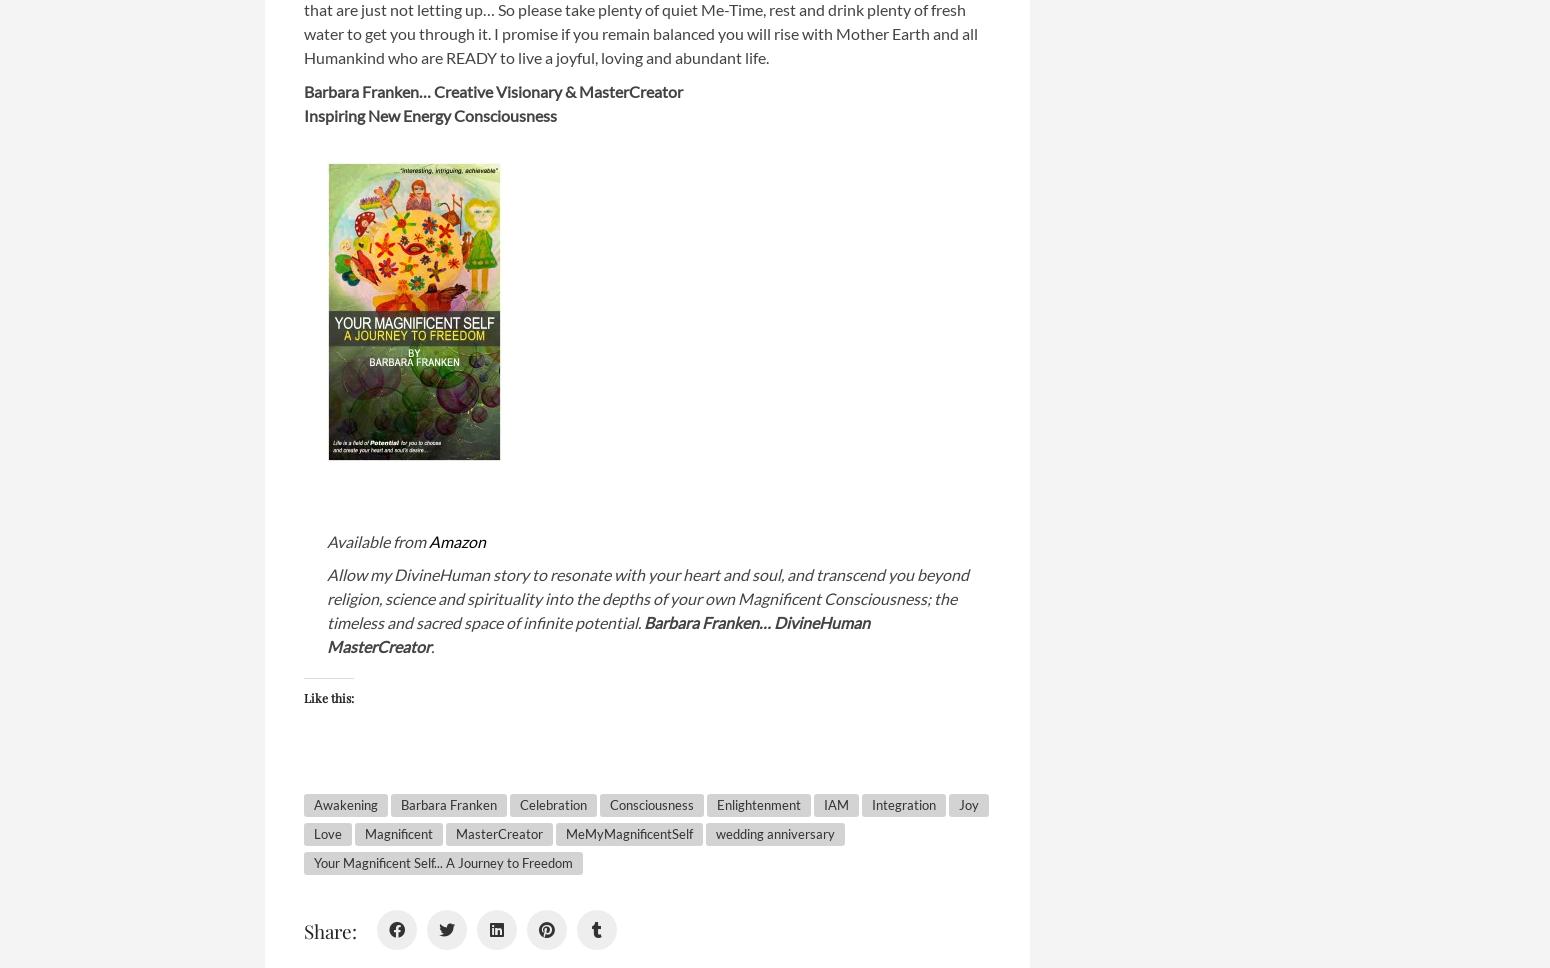 The width and height of the screenshot is (1550, 968). Describe the element at coordinates (968, 803) in the screenshot. I see `'Joy'` at that location.